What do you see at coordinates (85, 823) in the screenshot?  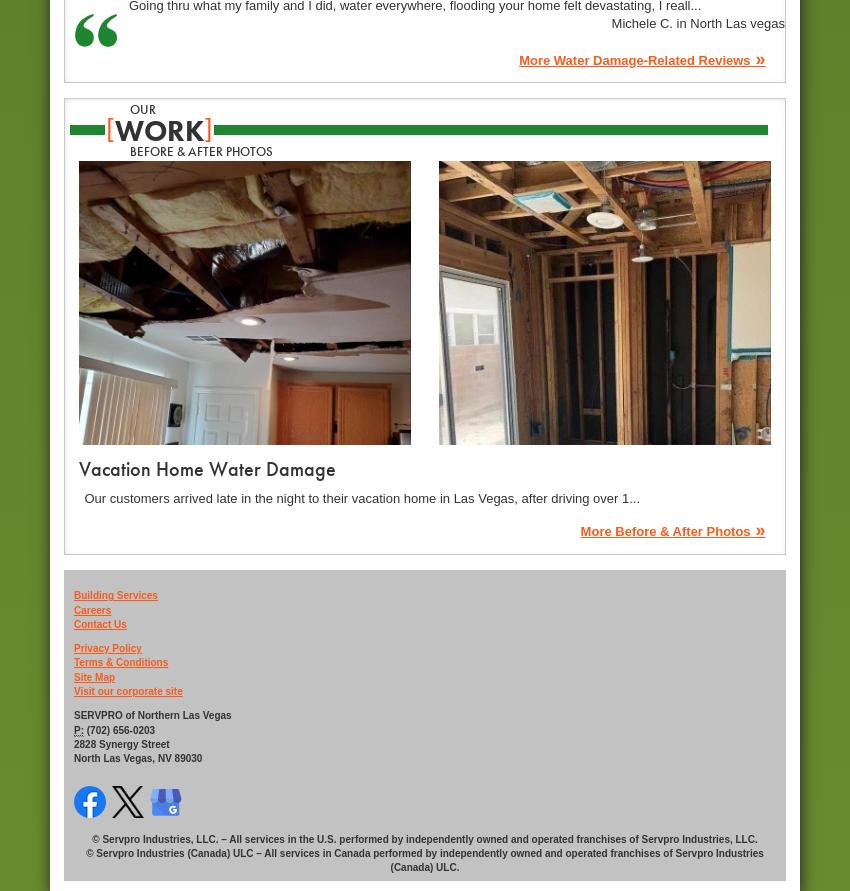 I see `'8954'` at bounding box center [85, 823].